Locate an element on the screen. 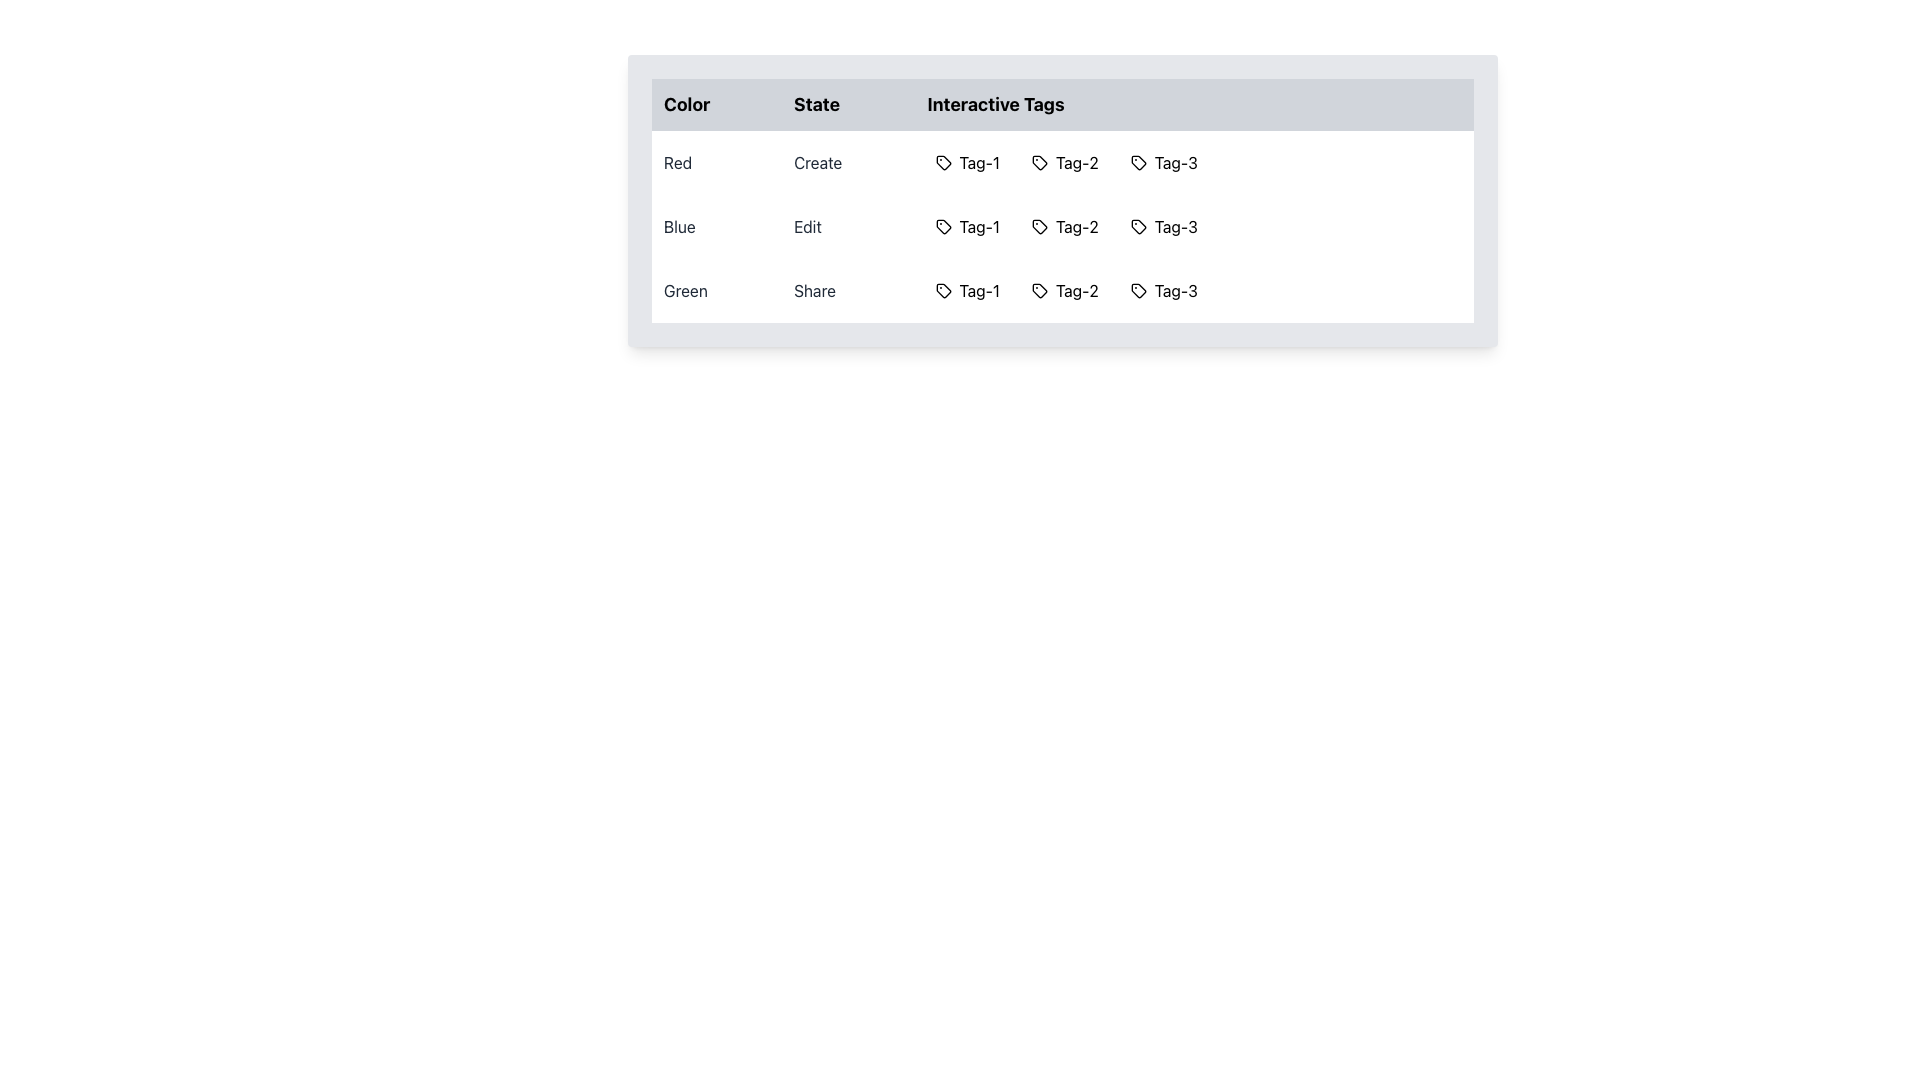  the price tag icon located in the 'Interactive Tags' section, which is the first icon under the 'Green' row, positioned between 'Tag-1' and 'Tag-3' is located at coordinates (1040, 290).